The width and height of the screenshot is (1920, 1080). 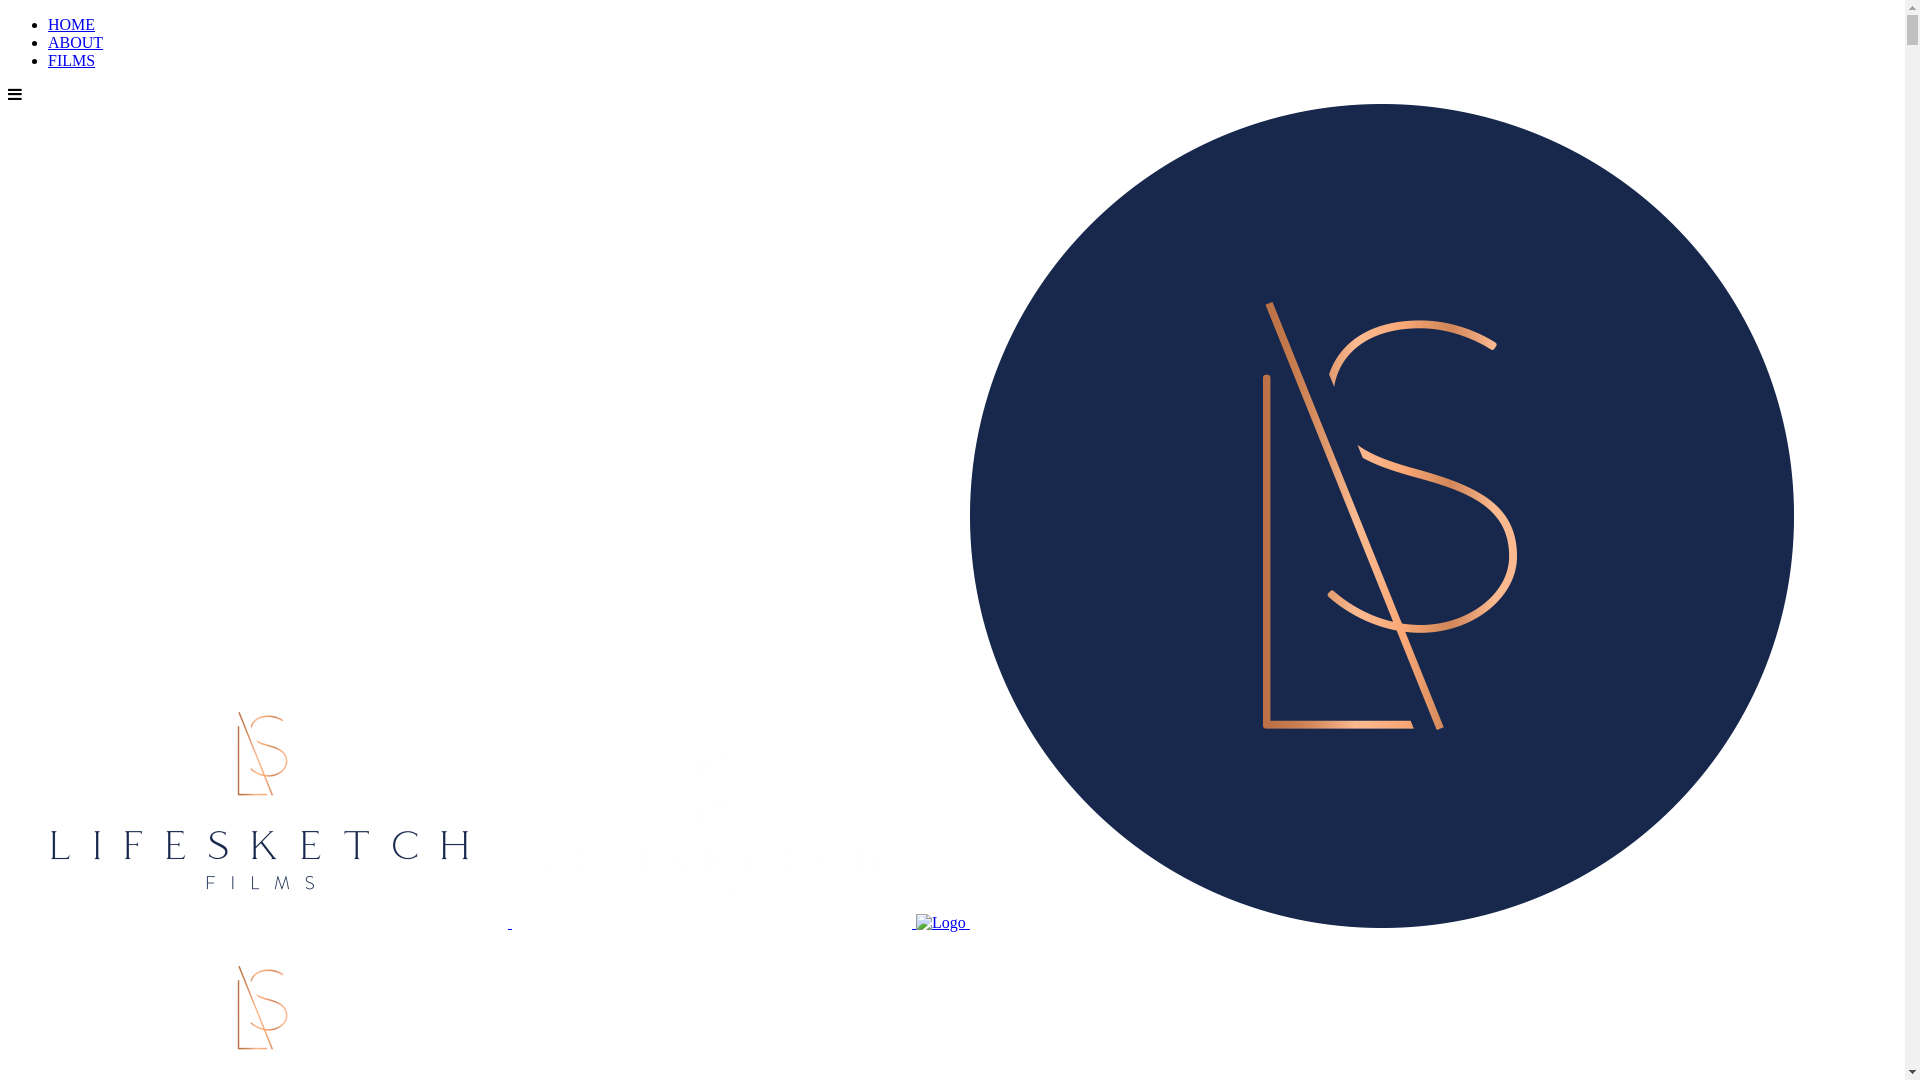 What do you see at coordinates (71, 24) in the screenshot?
I see `'HOME'` at bounding box center [71, 24].